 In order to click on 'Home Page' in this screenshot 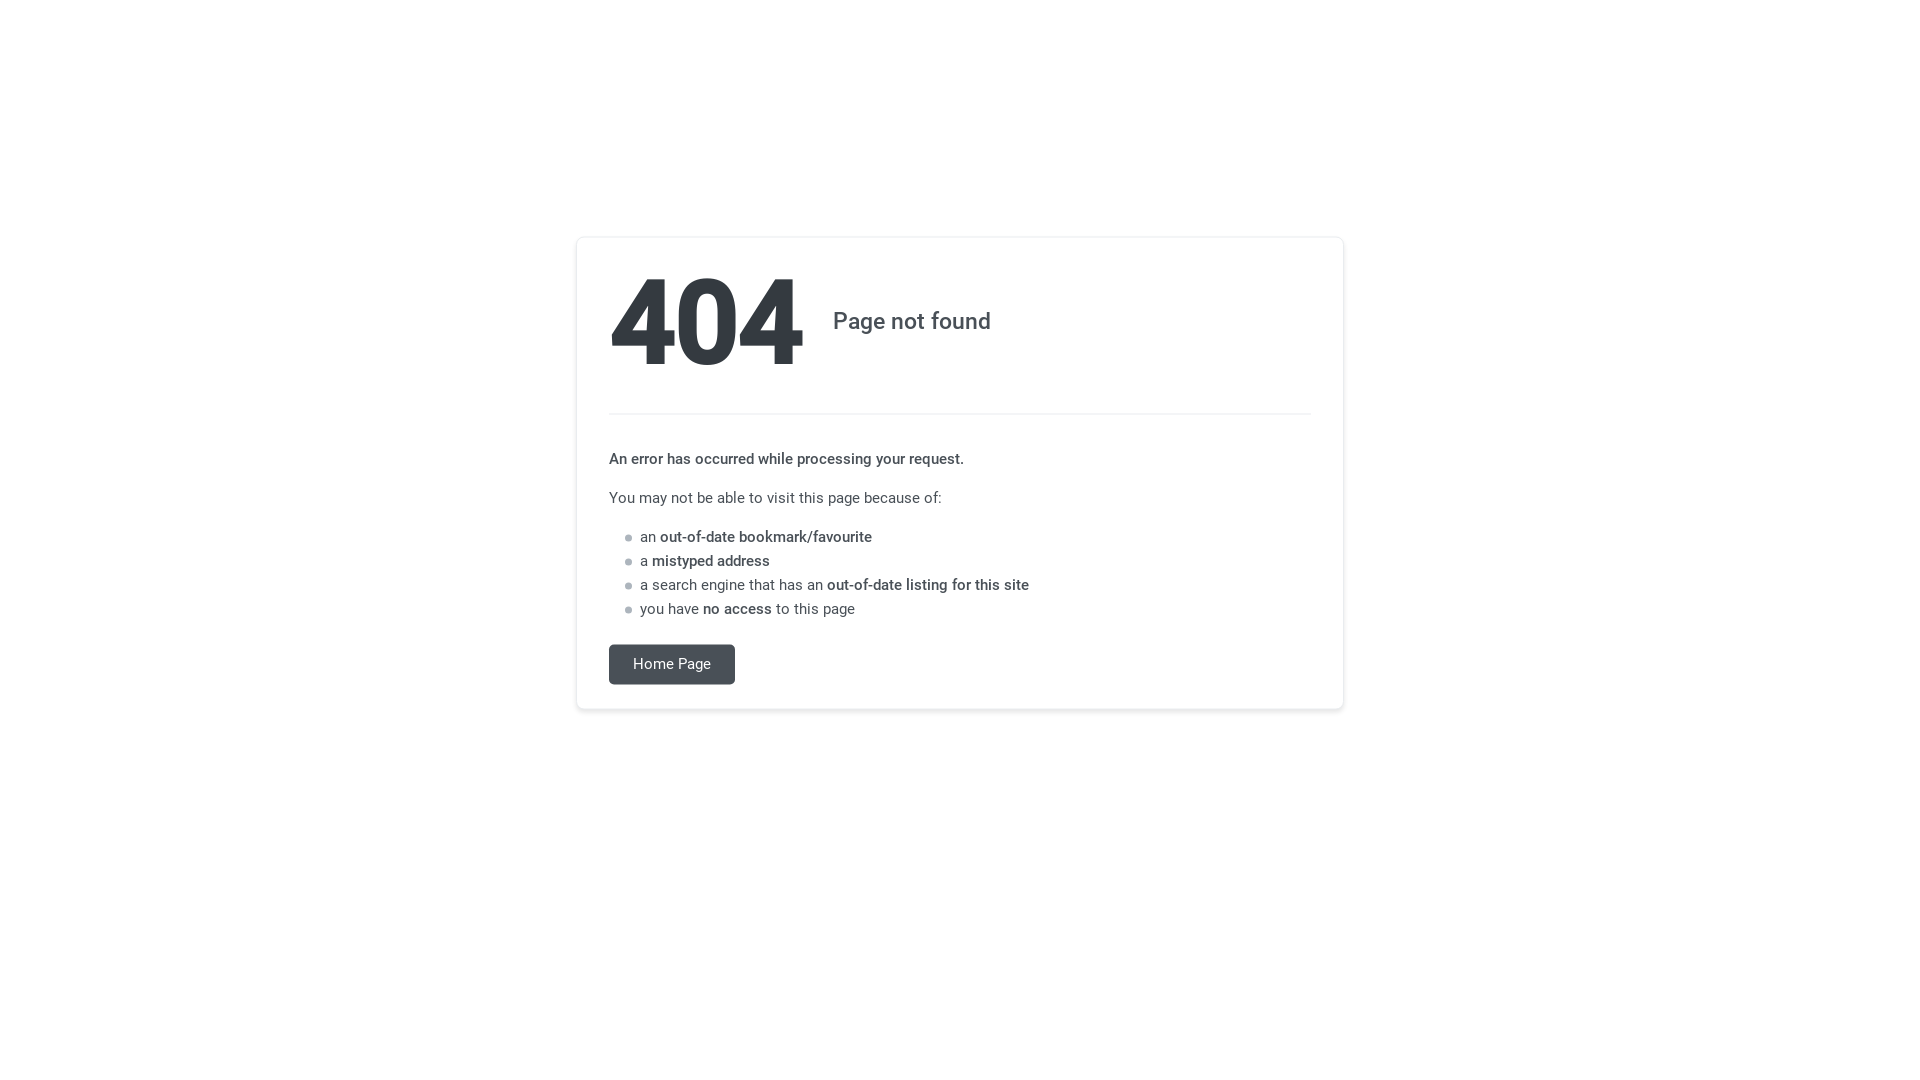, I will do `click(672, 664)`.